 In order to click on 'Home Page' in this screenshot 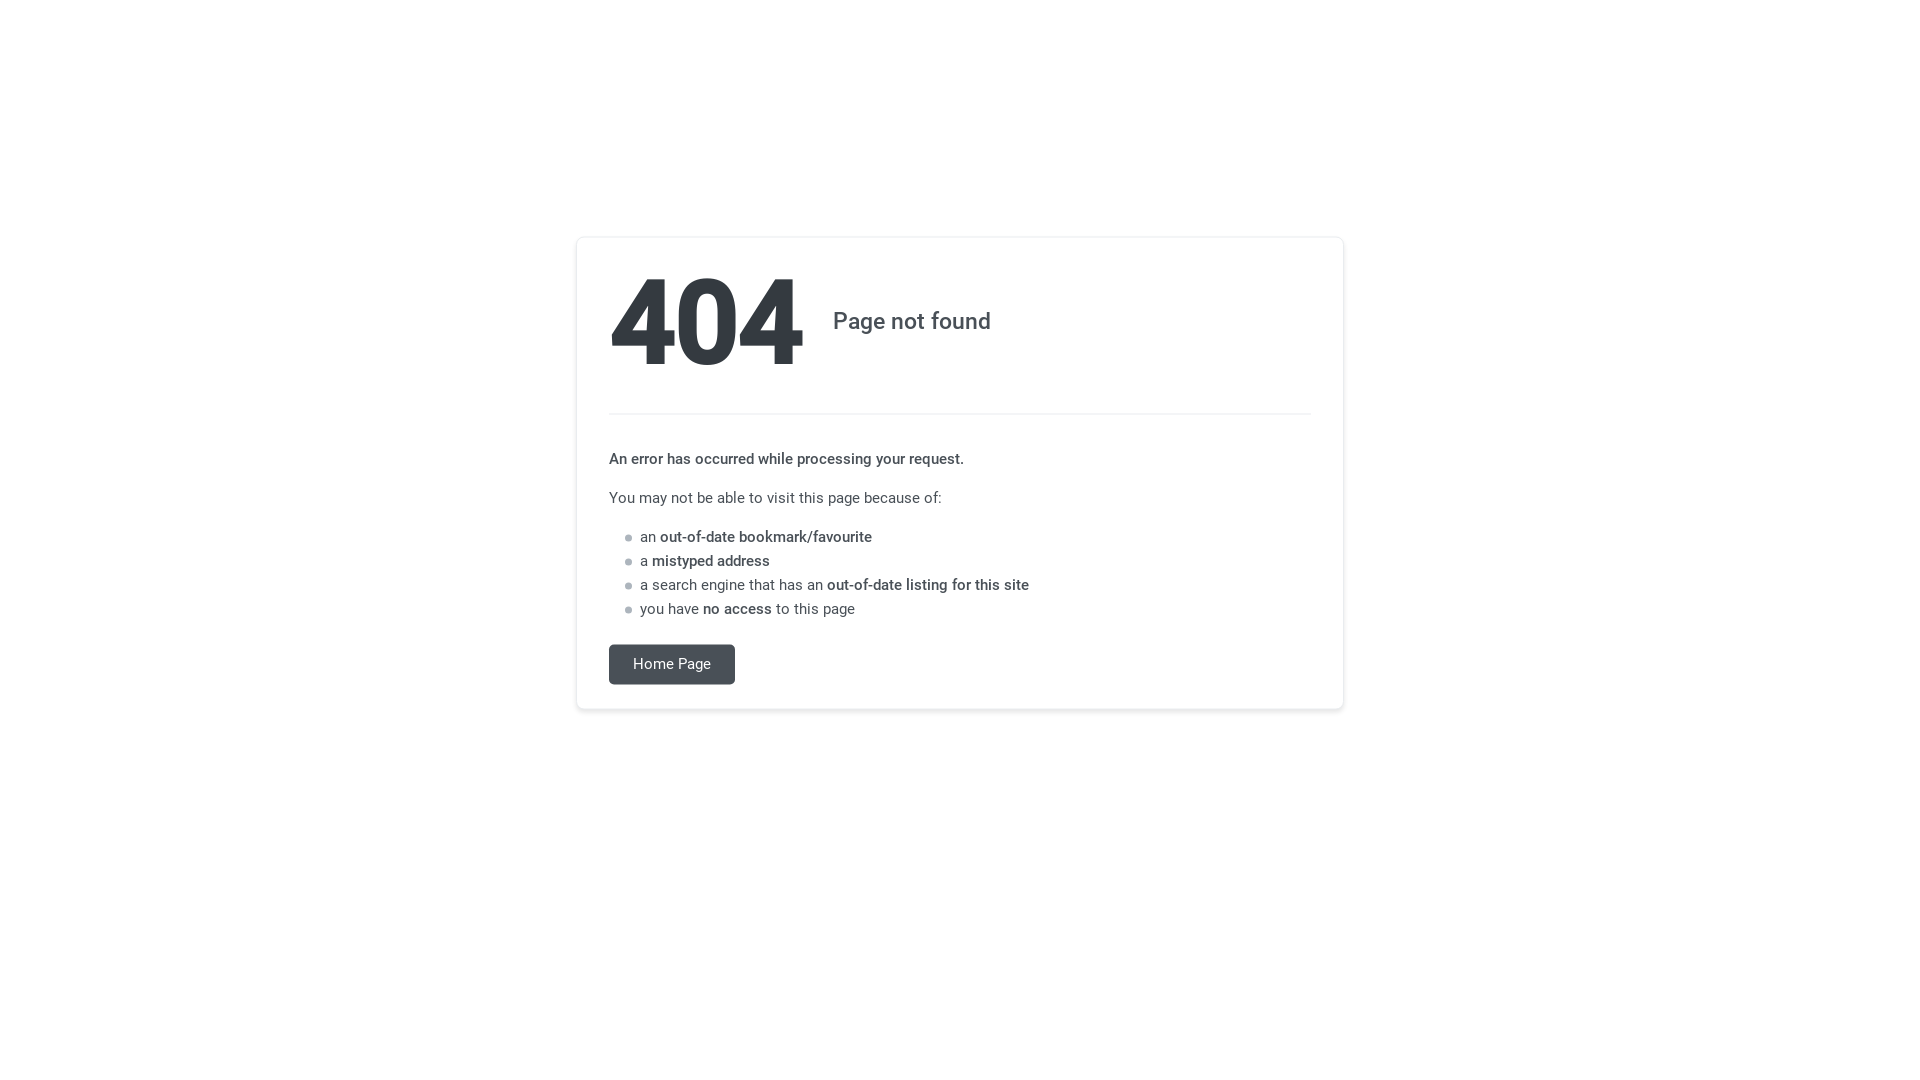, I will do `click(672, 664)`.